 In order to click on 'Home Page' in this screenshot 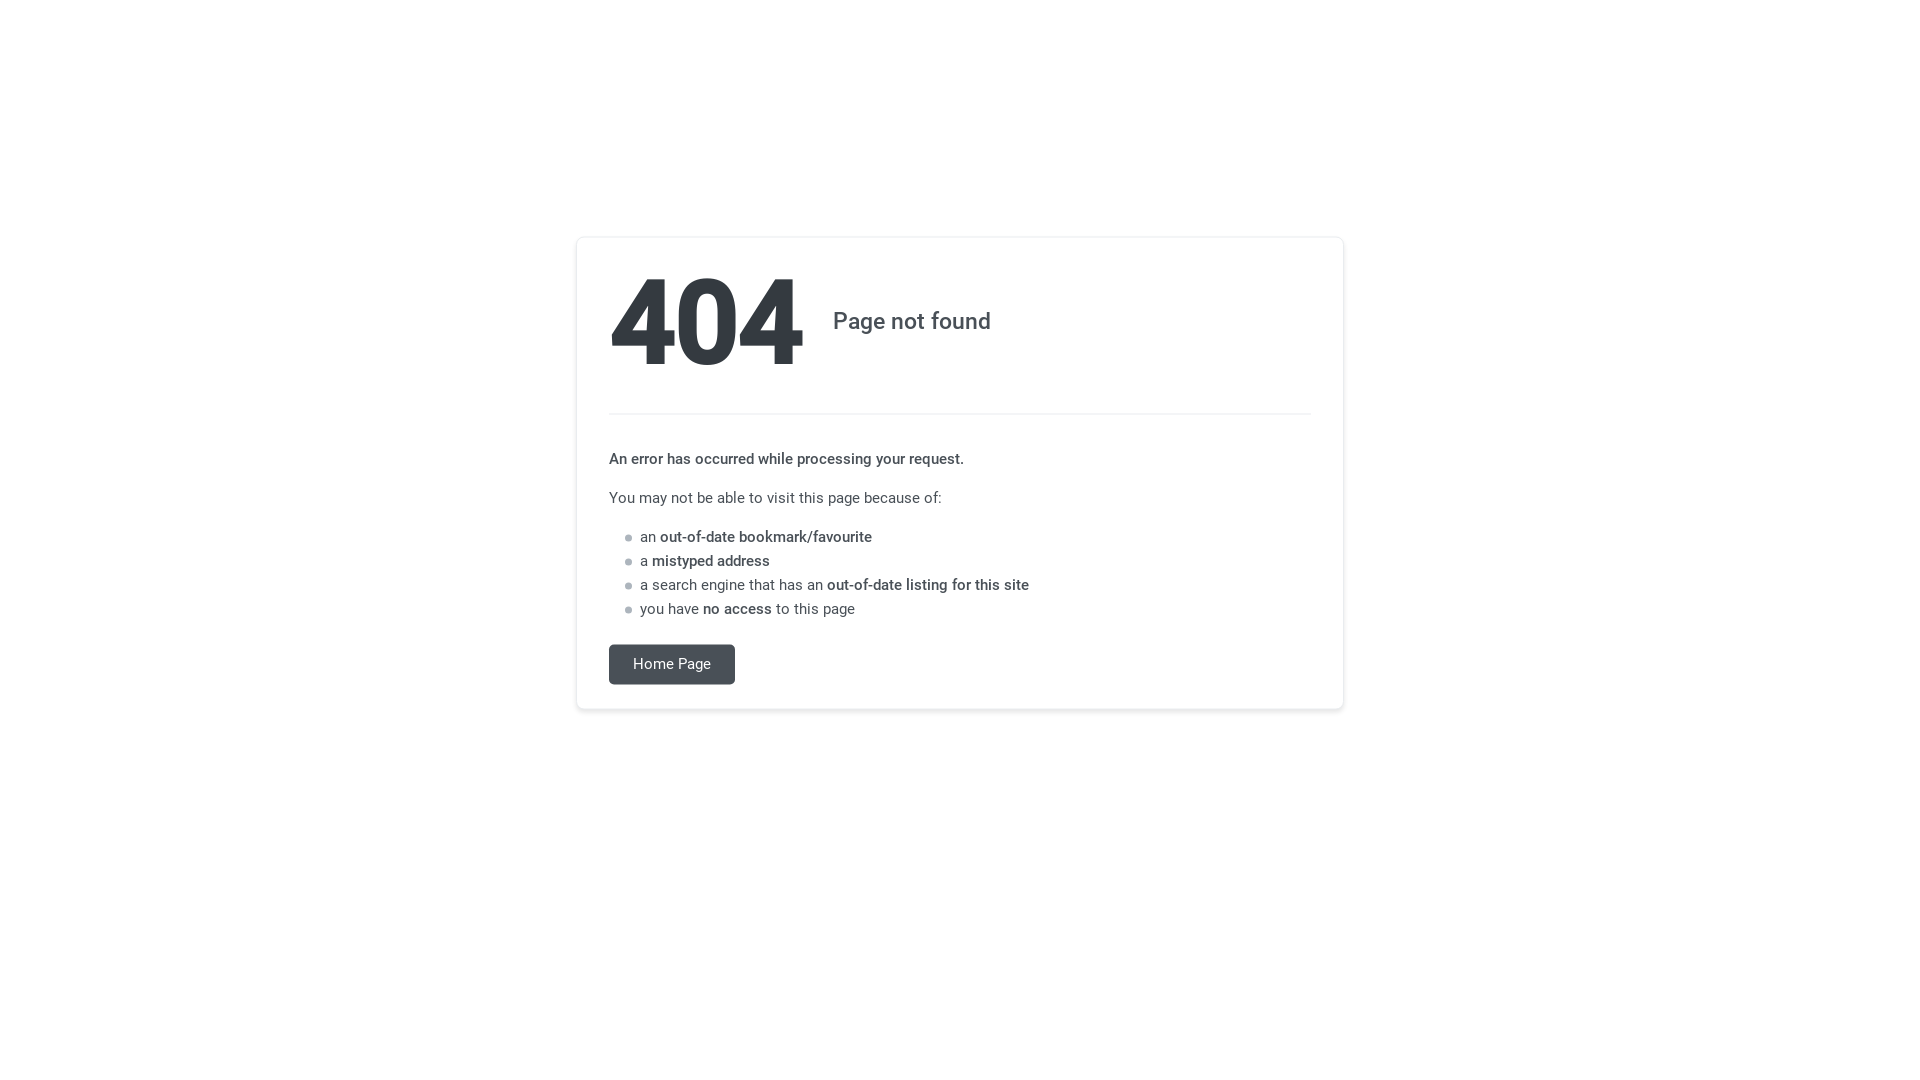, I will do `click(672, 664)`.